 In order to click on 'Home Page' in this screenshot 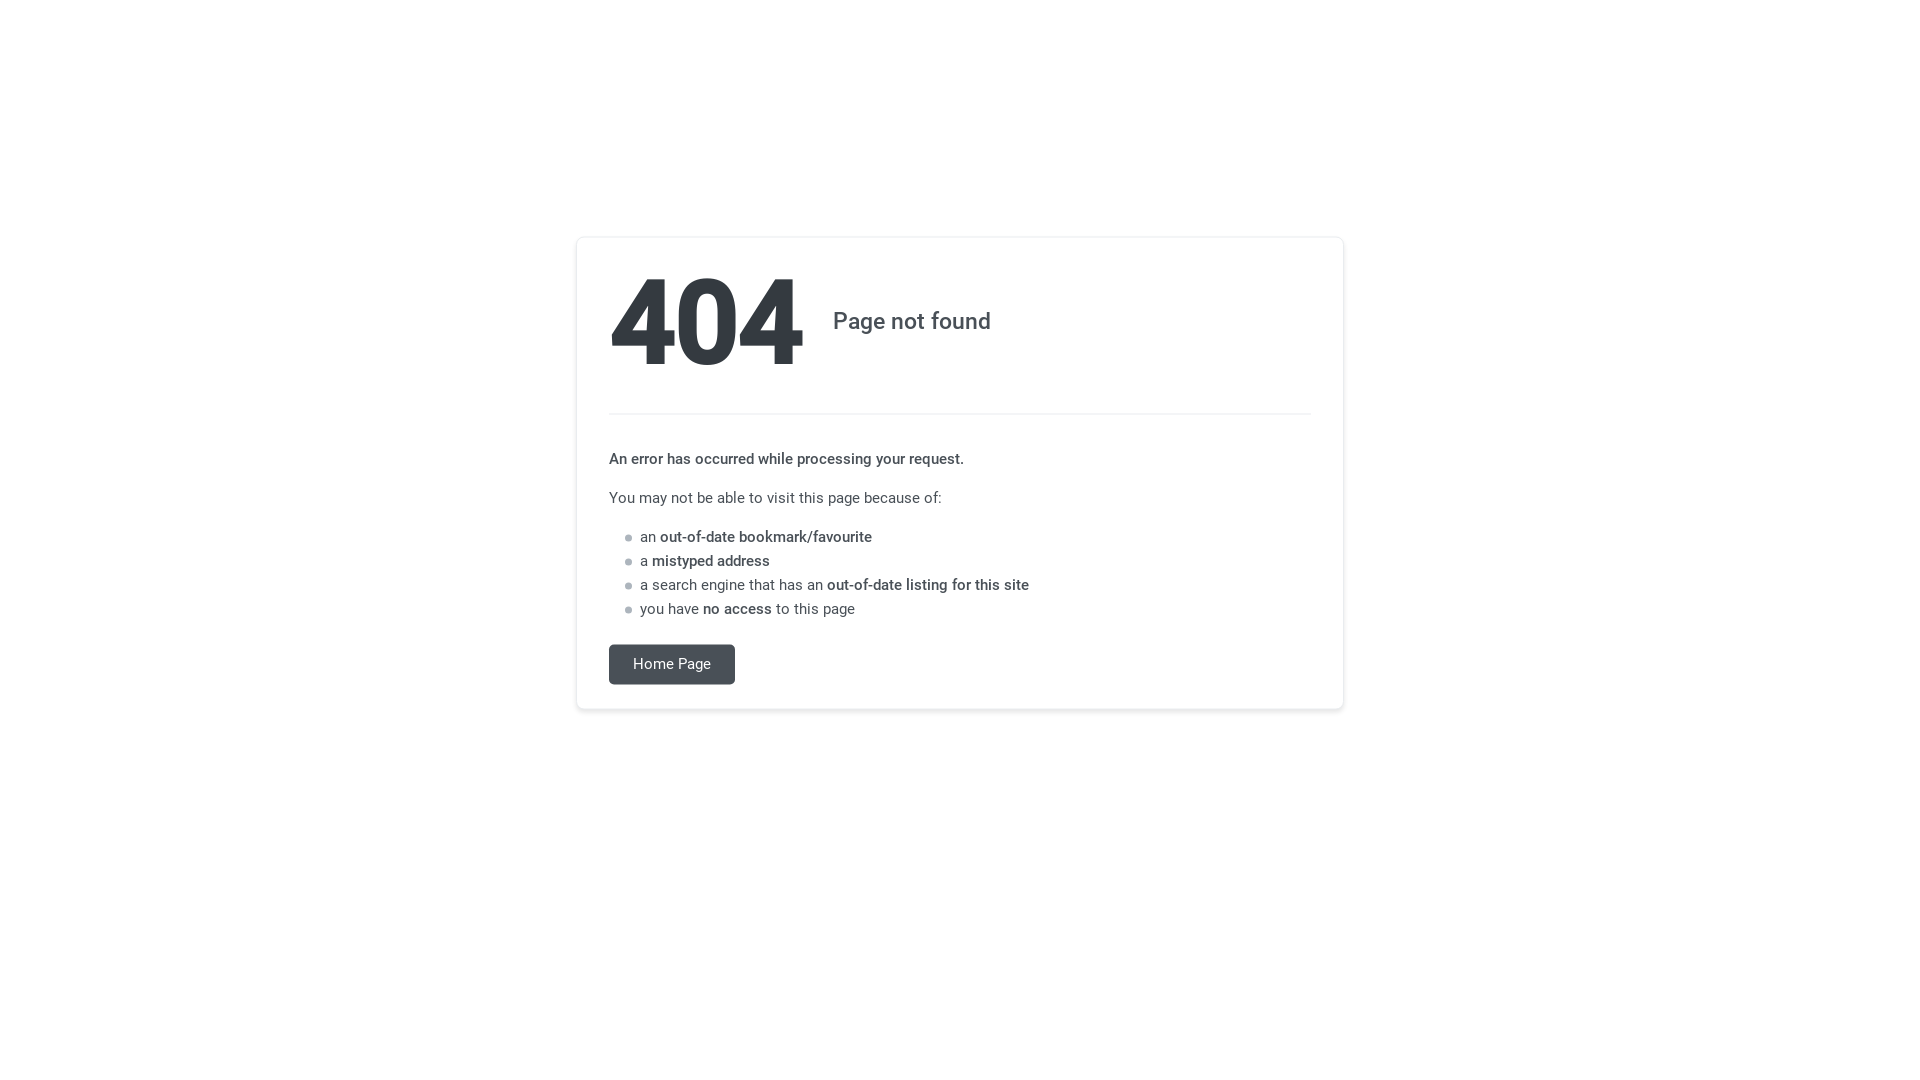, I will do `click(672, 664)`.